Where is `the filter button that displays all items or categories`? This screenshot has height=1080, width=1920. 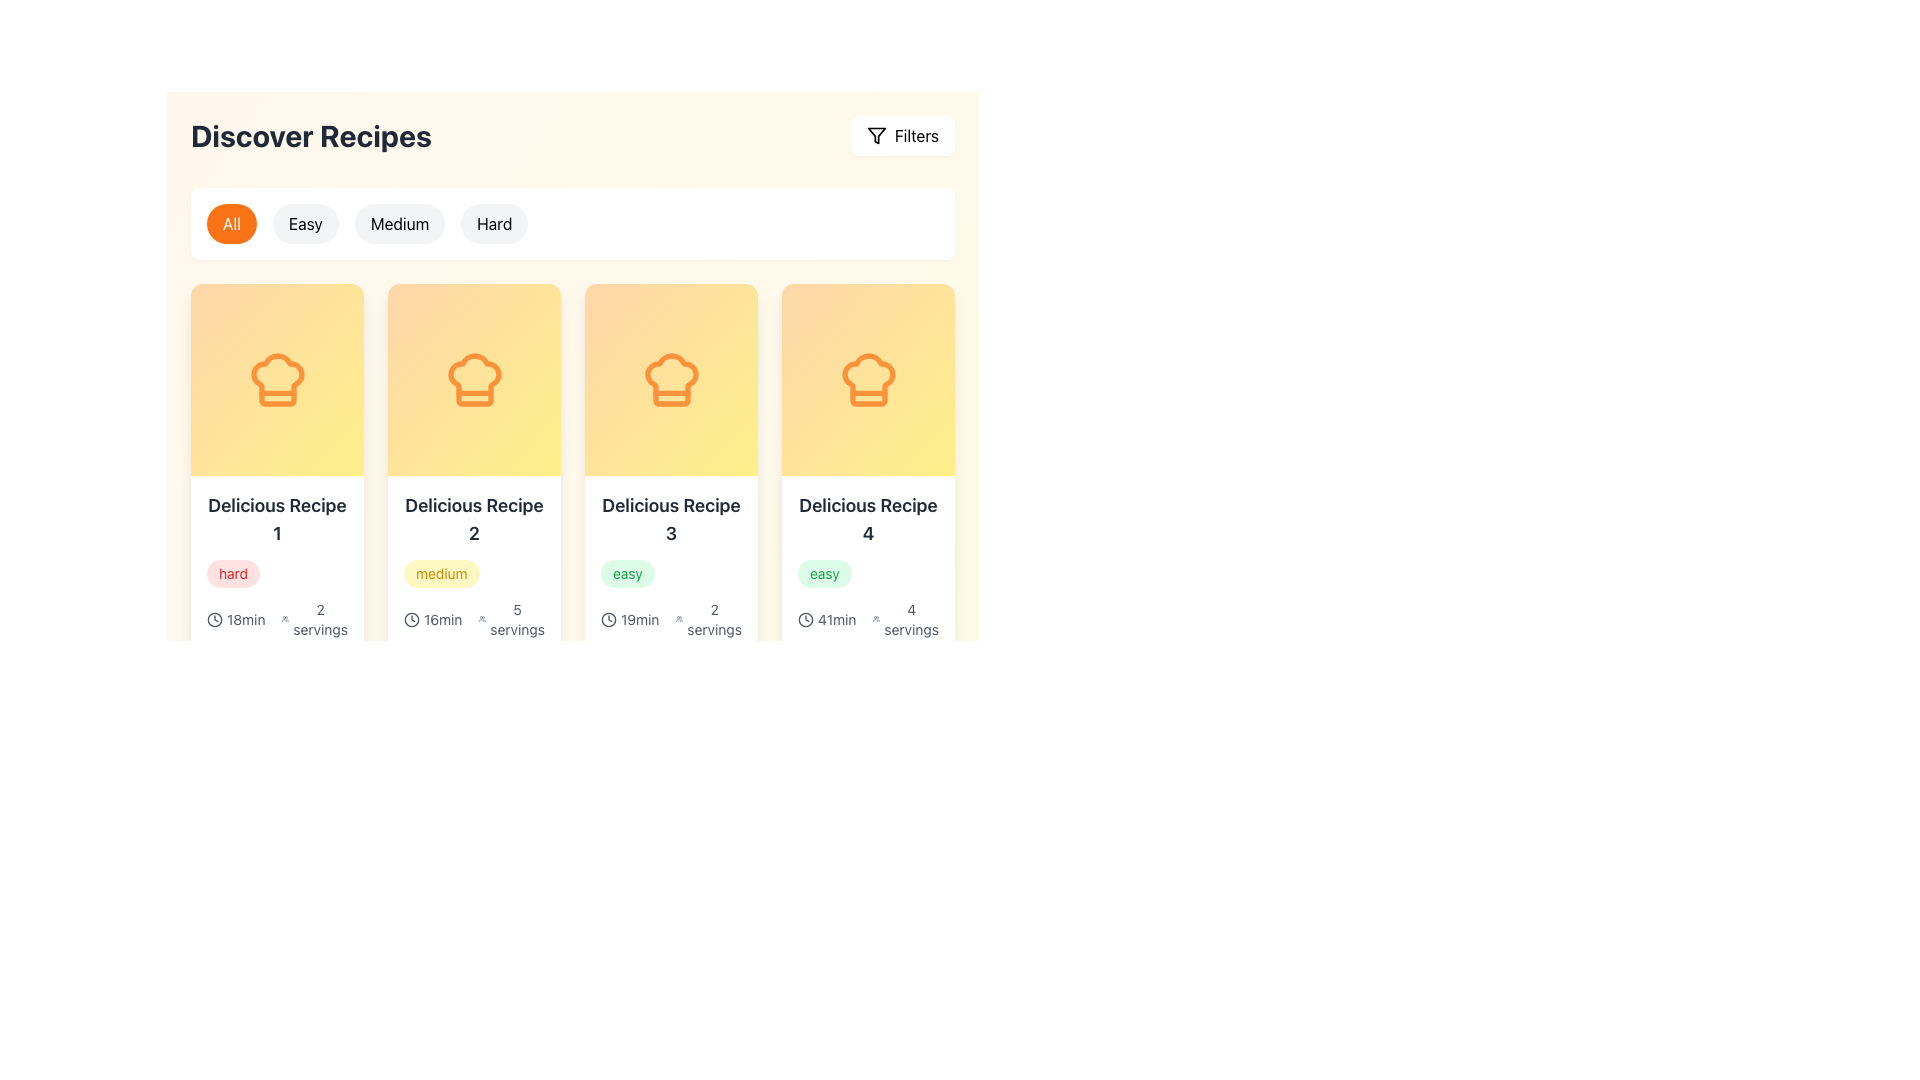 the filter button that displays all items or categories is located at coordinates (231, 223).